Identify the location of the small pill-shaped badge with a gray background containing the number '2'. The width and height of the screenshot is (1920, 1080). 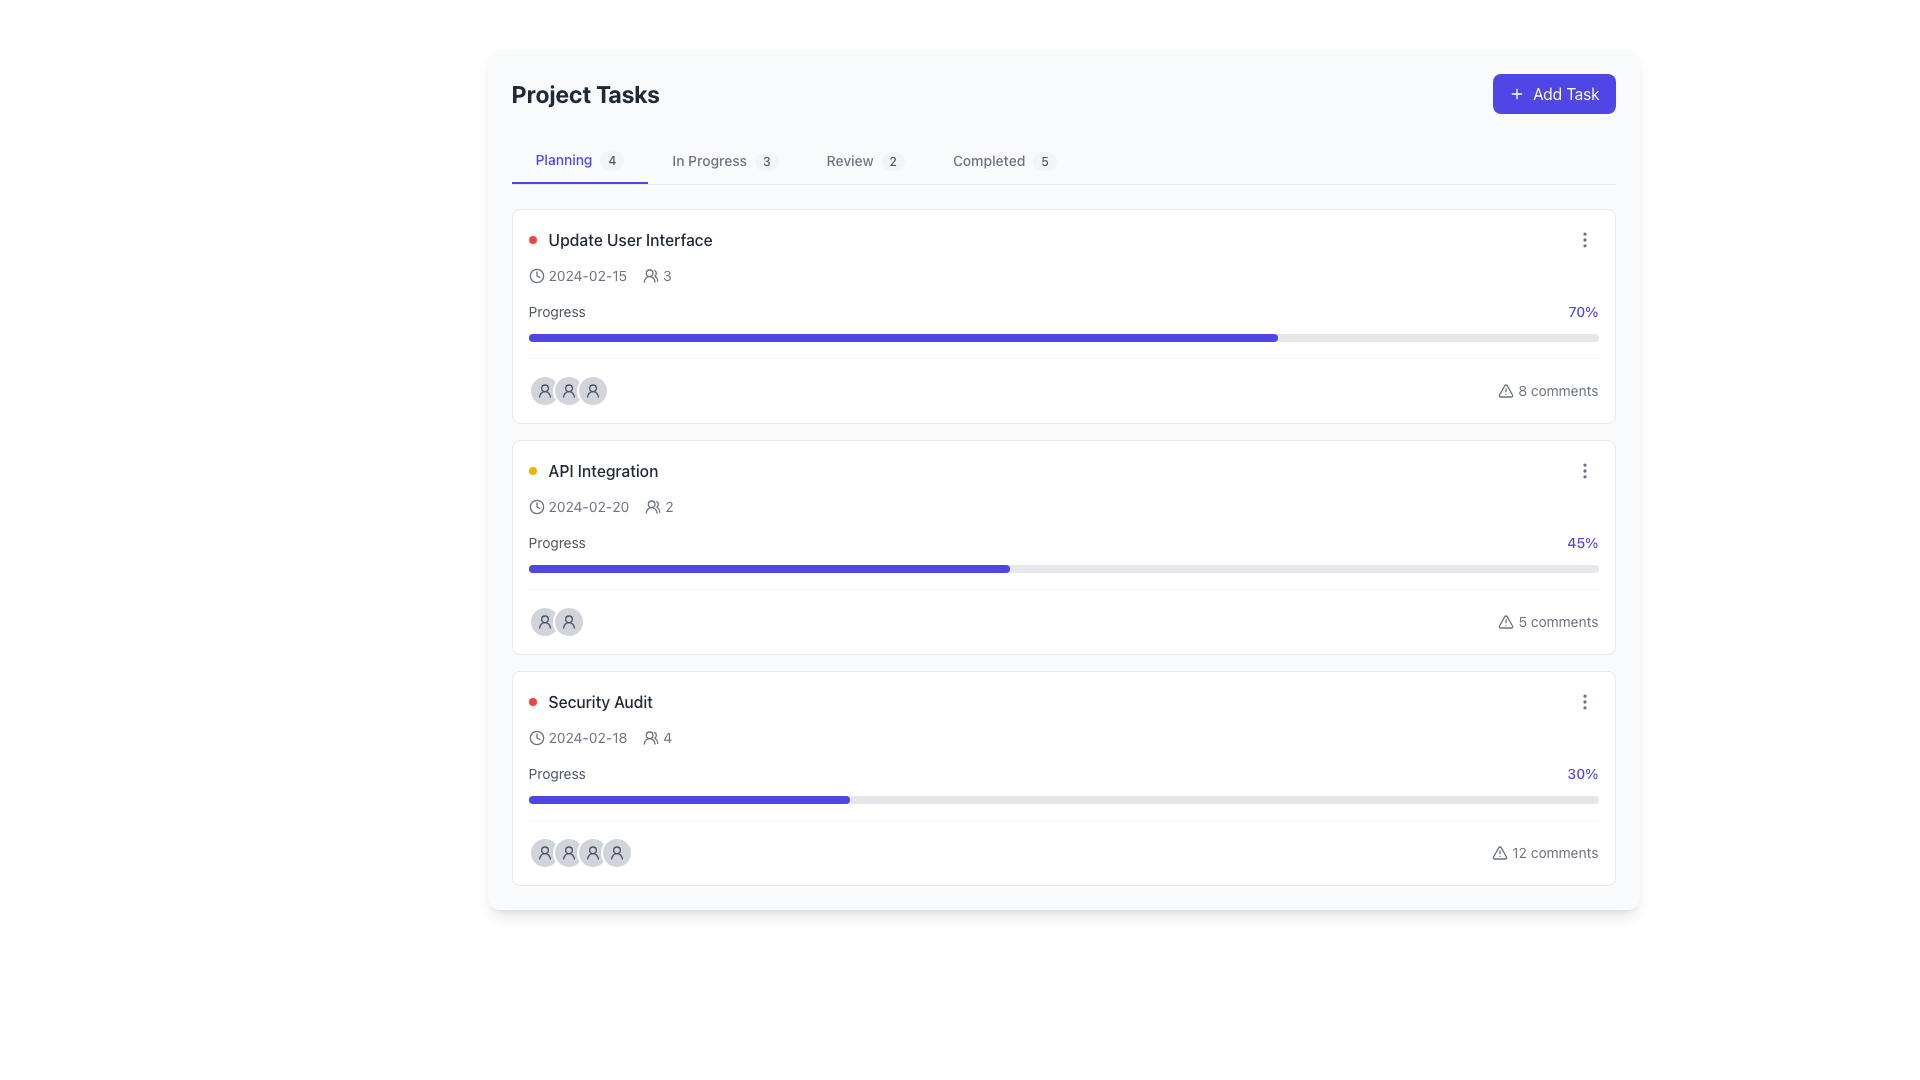
(892, 160).